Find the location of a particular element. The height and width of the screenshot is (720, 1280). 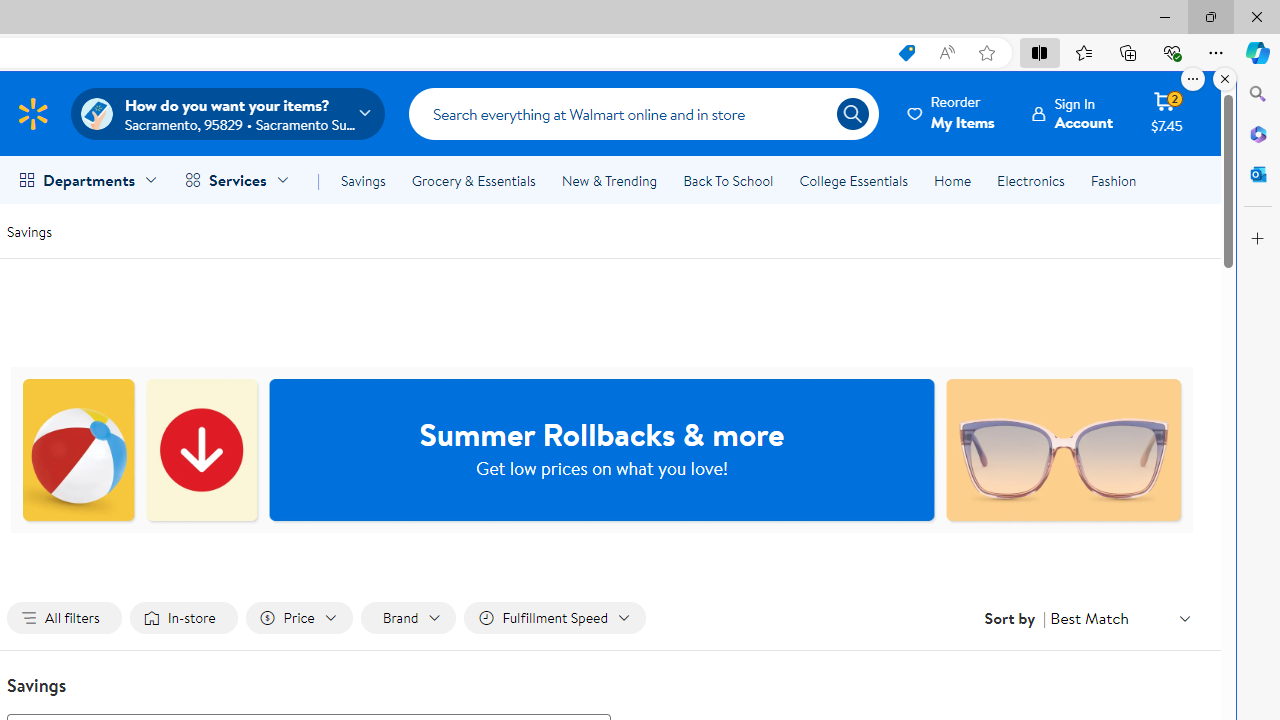

'ReorderMy Items' is located at coordinates (951, 113).